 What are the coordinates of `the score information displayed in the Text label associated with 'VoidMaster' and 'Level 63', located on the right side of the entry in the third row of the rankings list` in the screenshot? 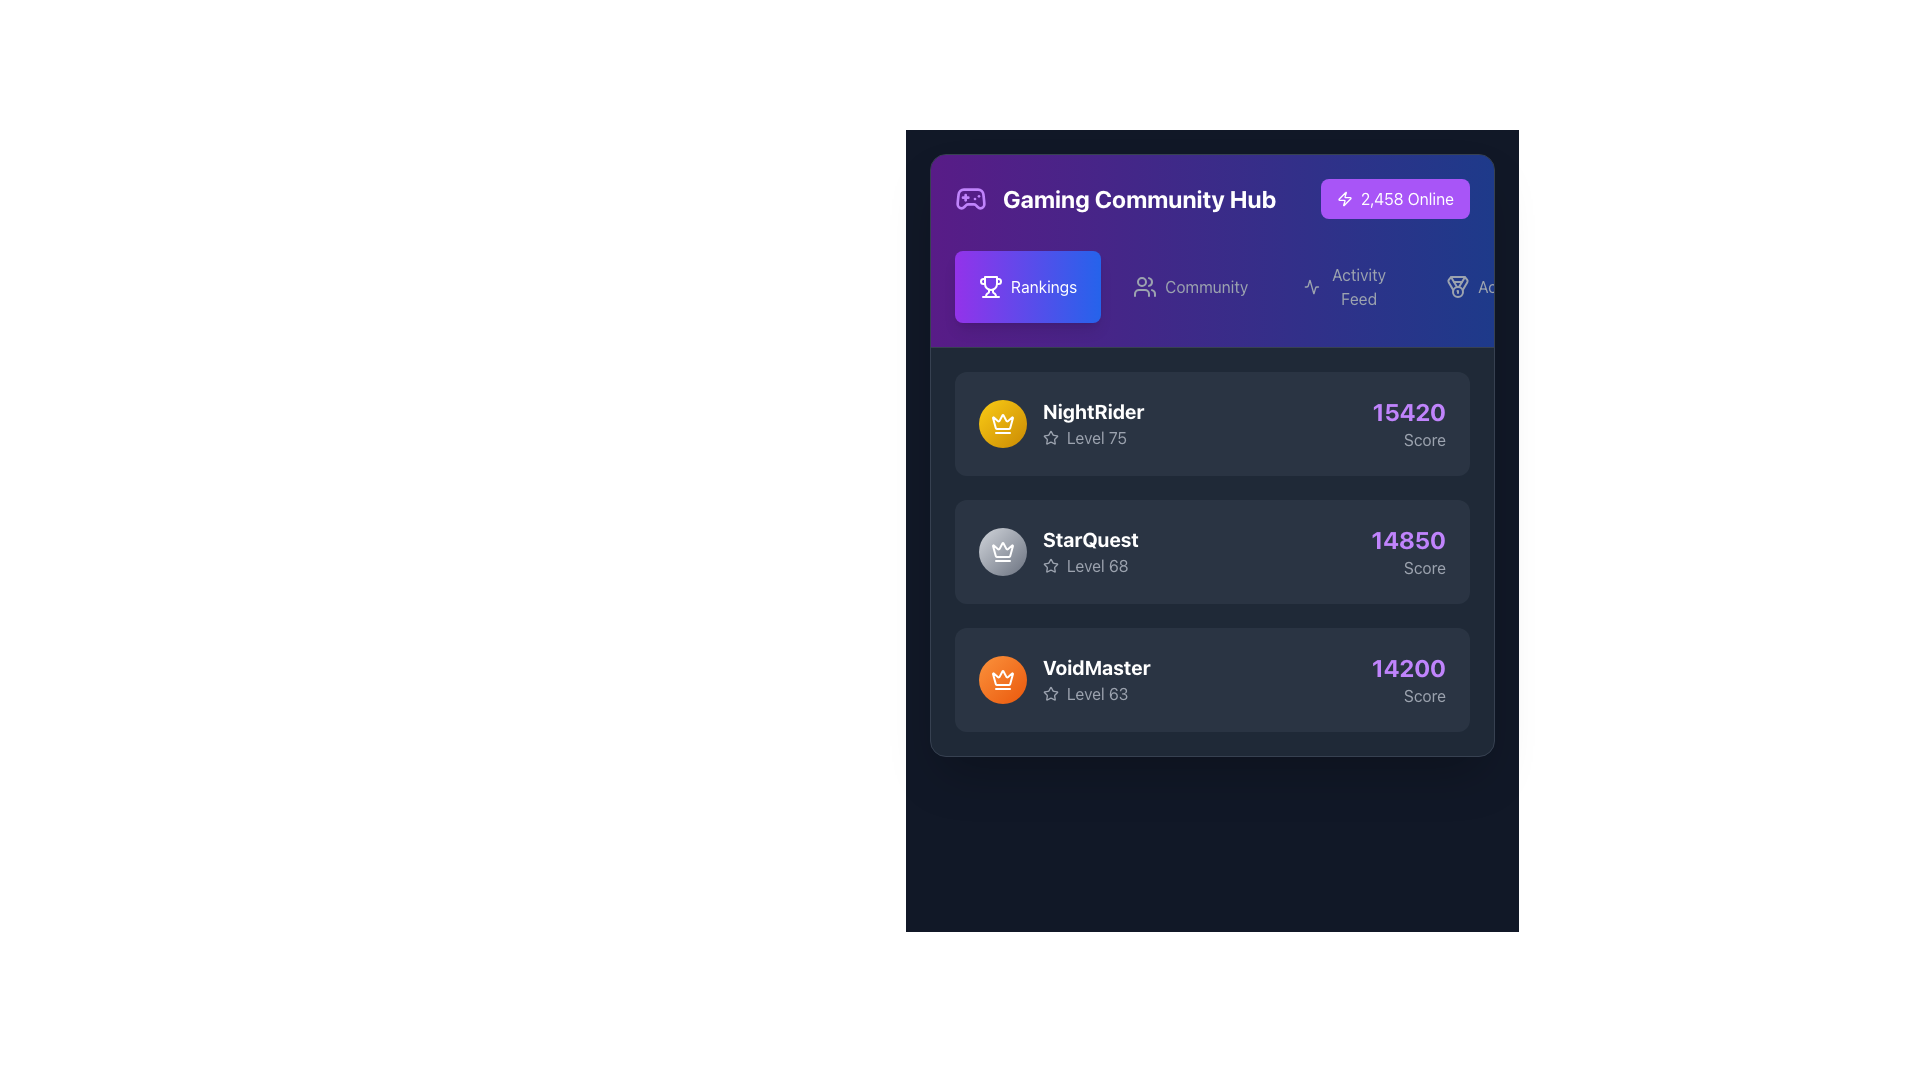 It's located at (1407, 678).